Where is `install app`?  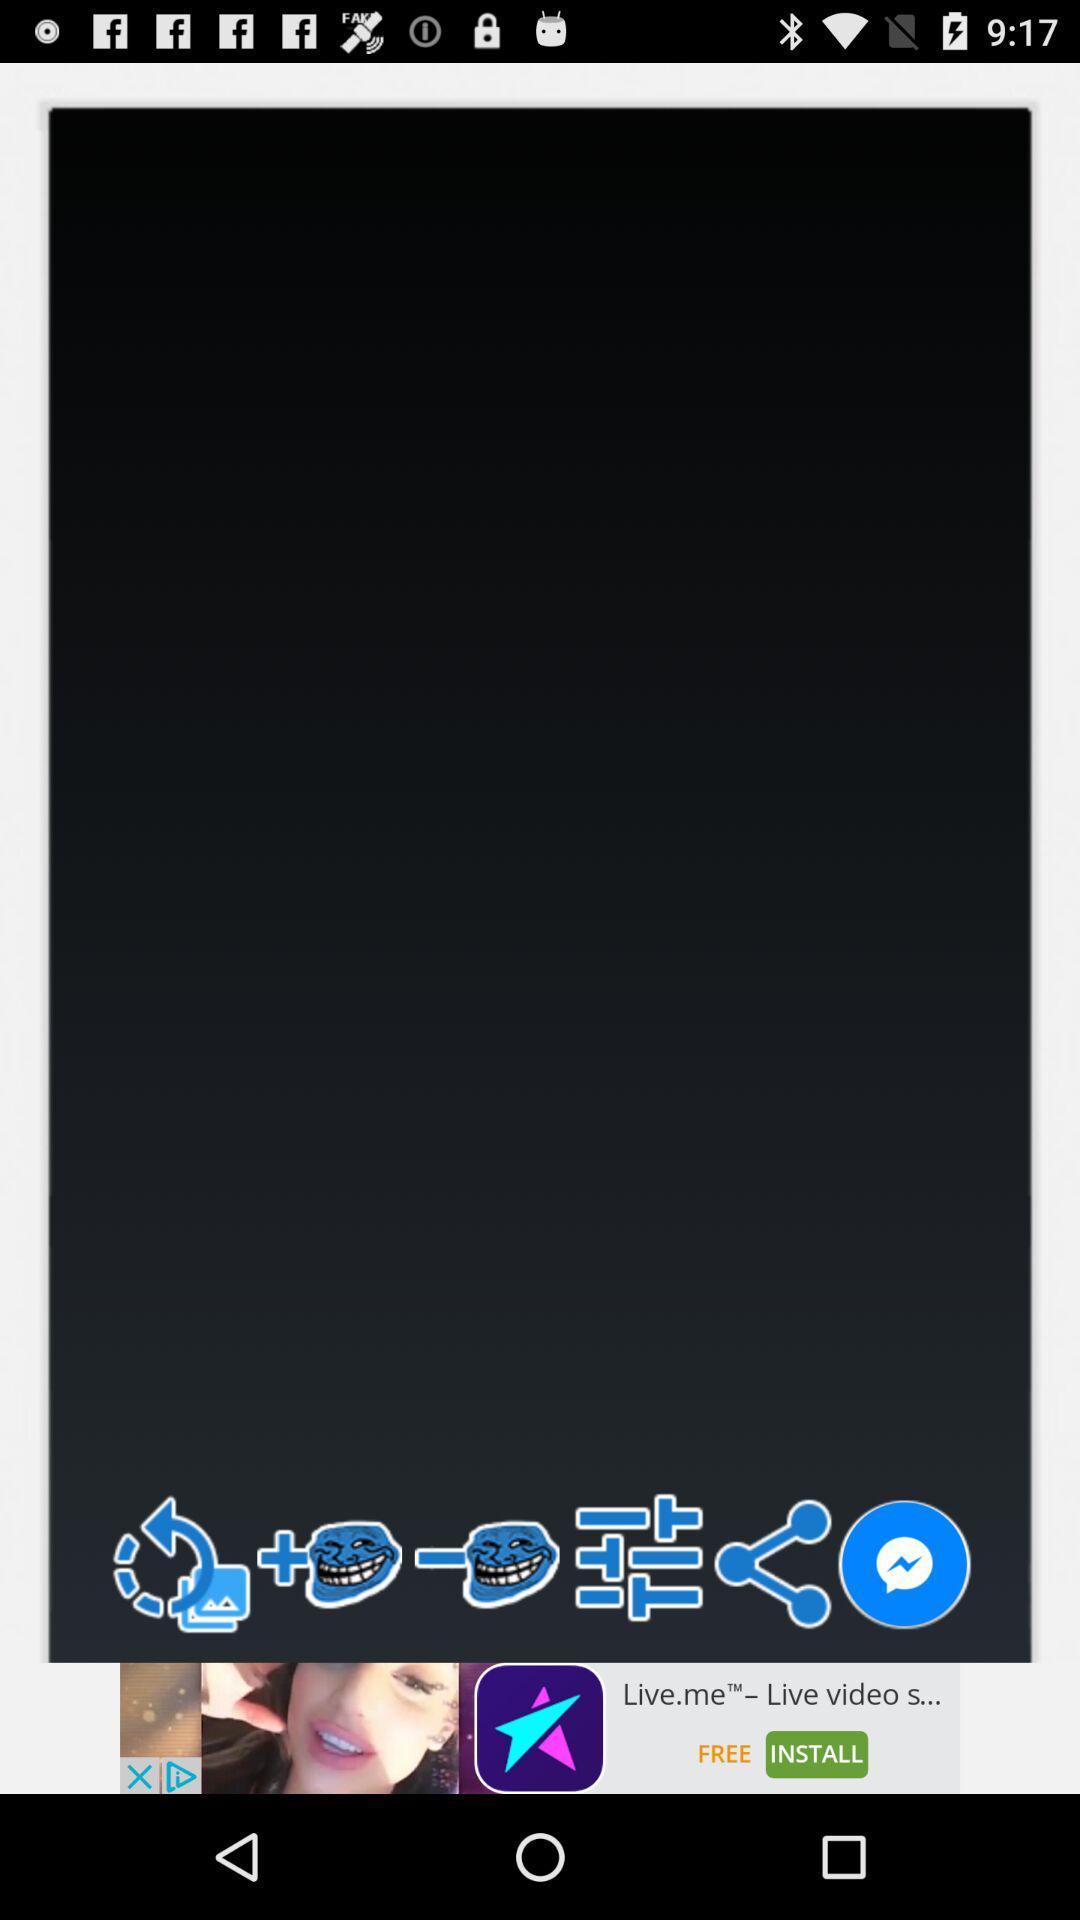 install app is located at coordinates (540, 1727).